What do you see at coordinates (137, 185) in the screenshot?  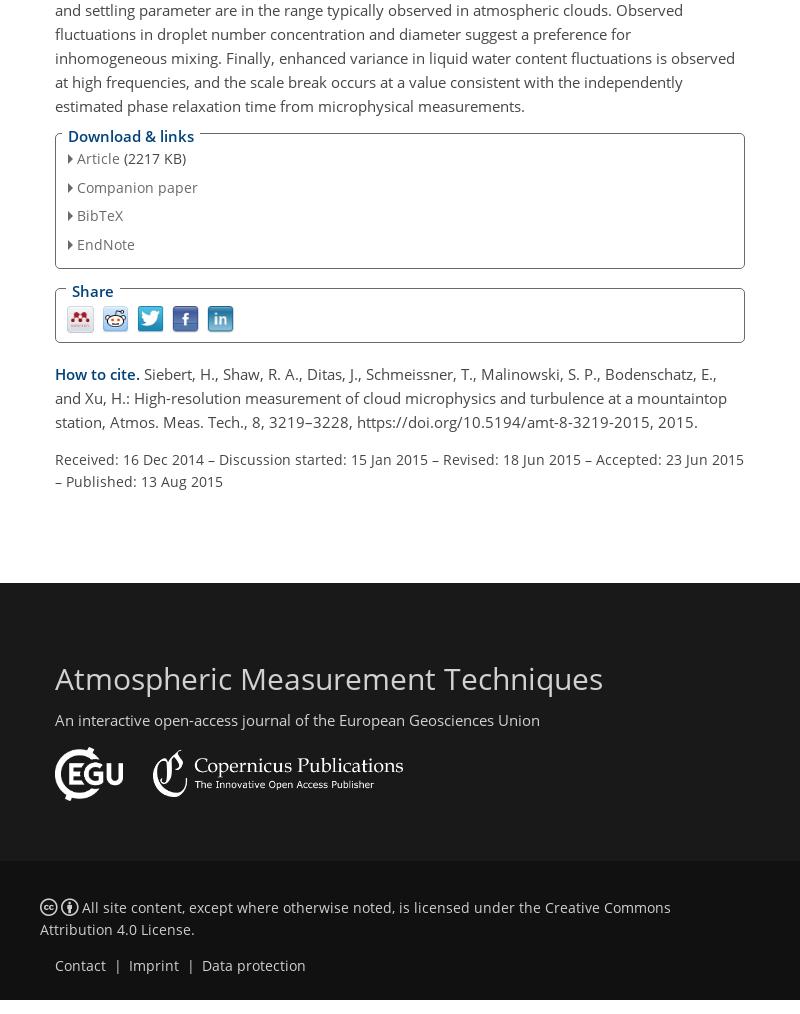 I see `'Companion paper'` at bounding box center [137, 185].